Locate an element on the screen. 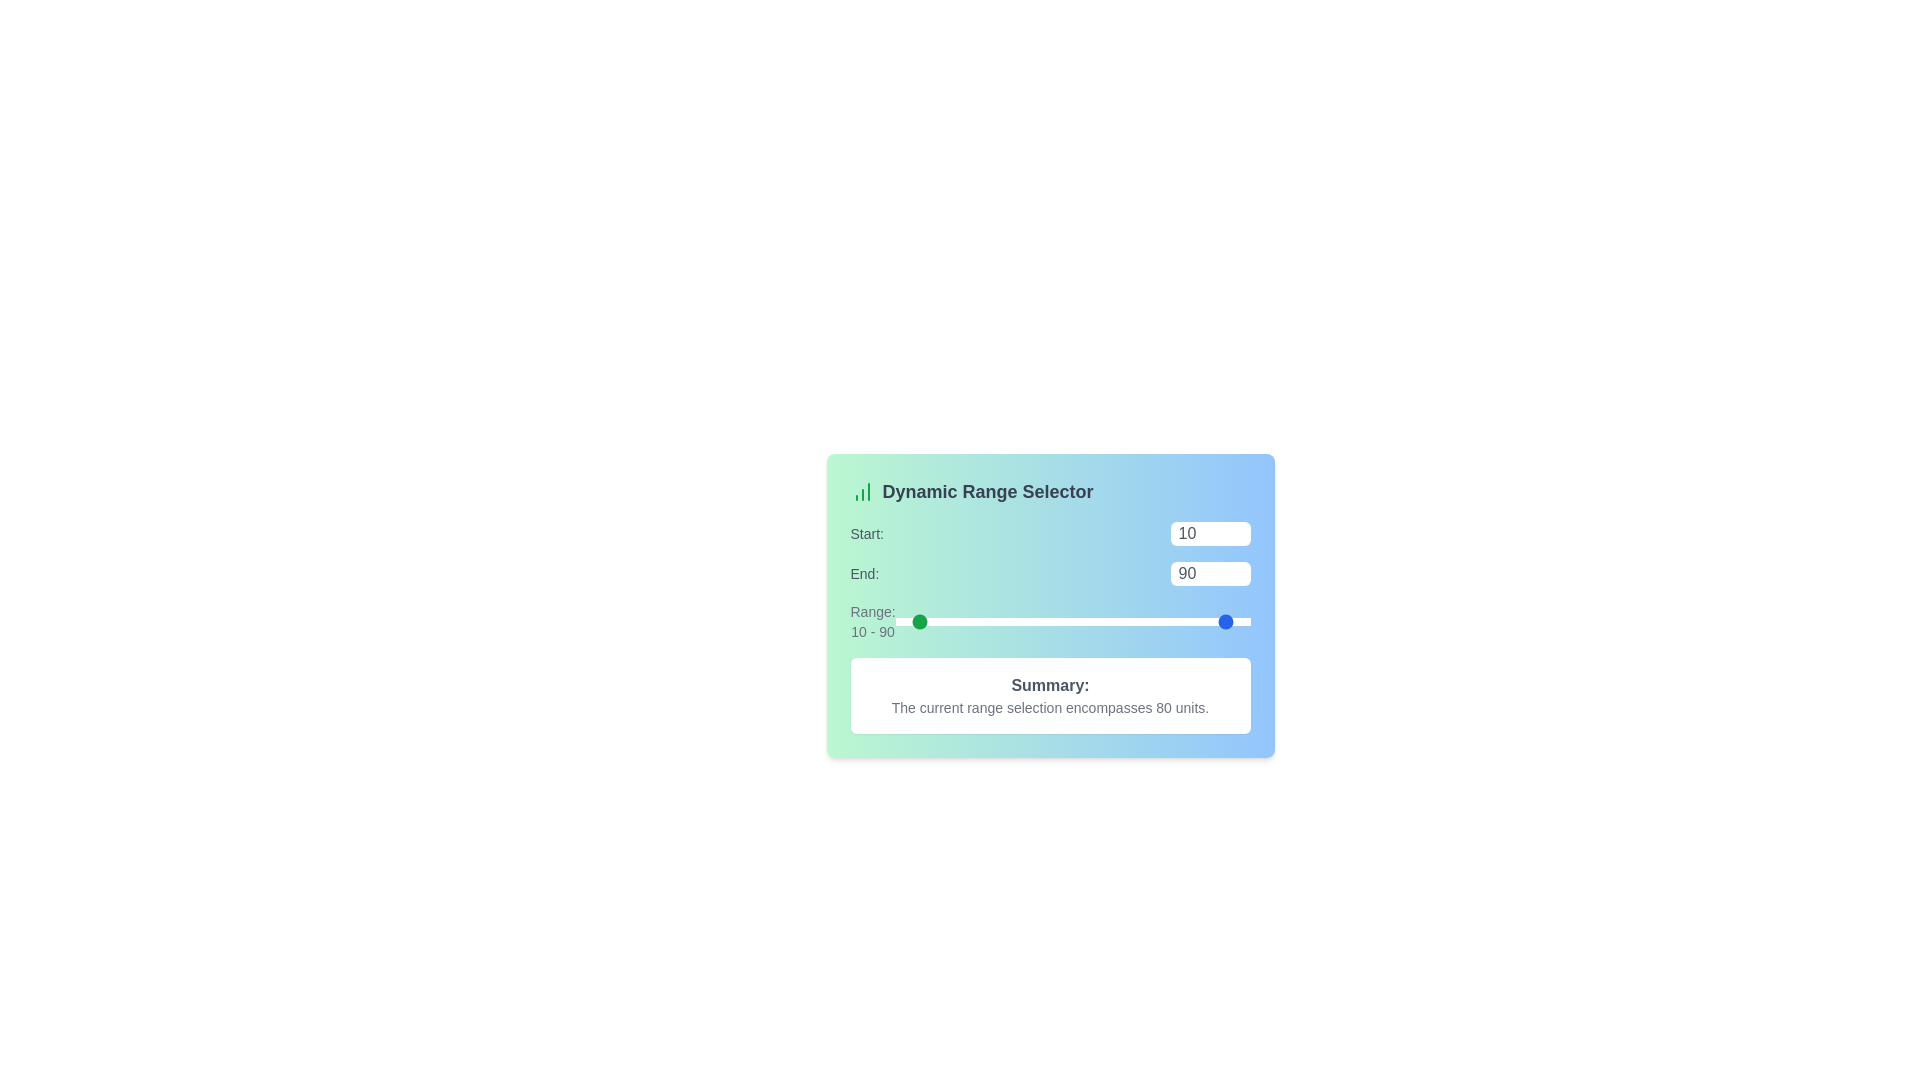 Image resolution: width=1920 pixels, height=1080 pixels. the 'Start' range slider to 81 is located at coordinates (1039, 620).